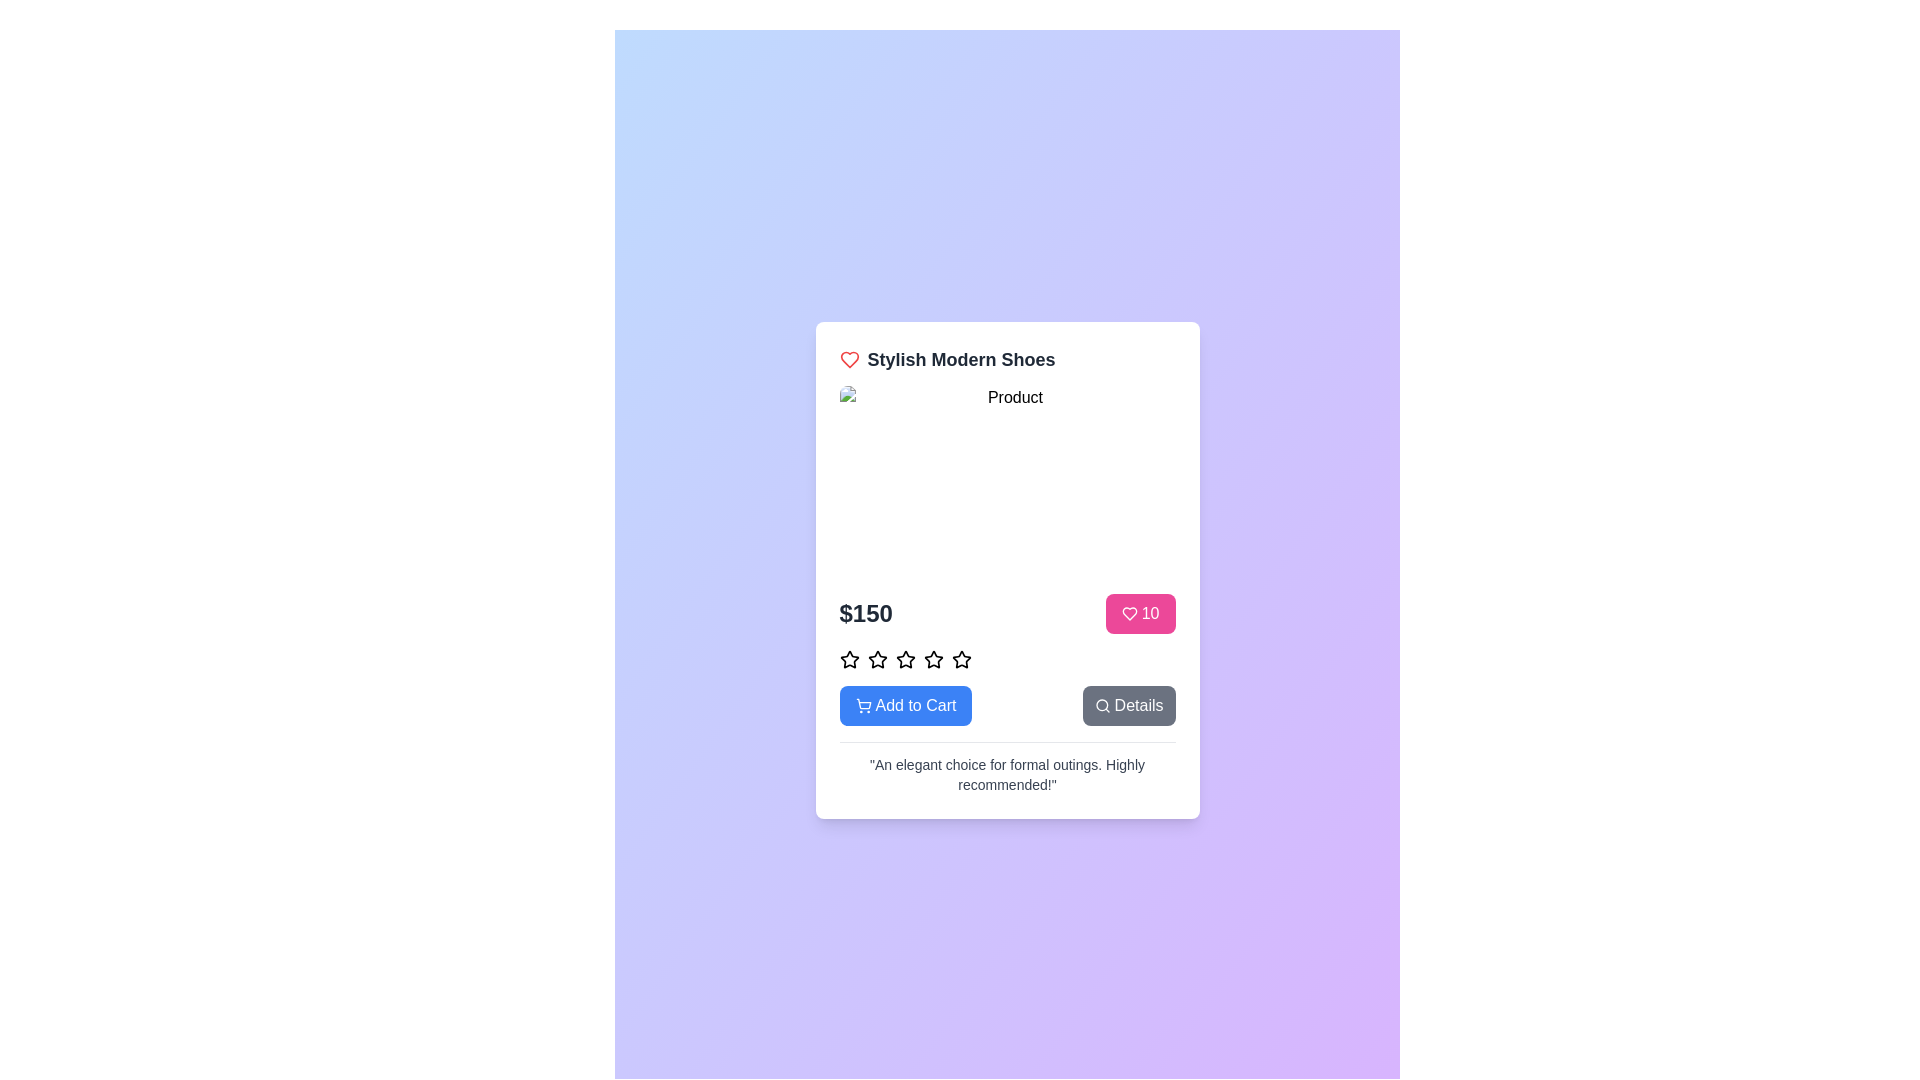 This screenshot has width=1920, height=1080. I want to click on the third star icon in the star-based rating system, so click(904, 659).